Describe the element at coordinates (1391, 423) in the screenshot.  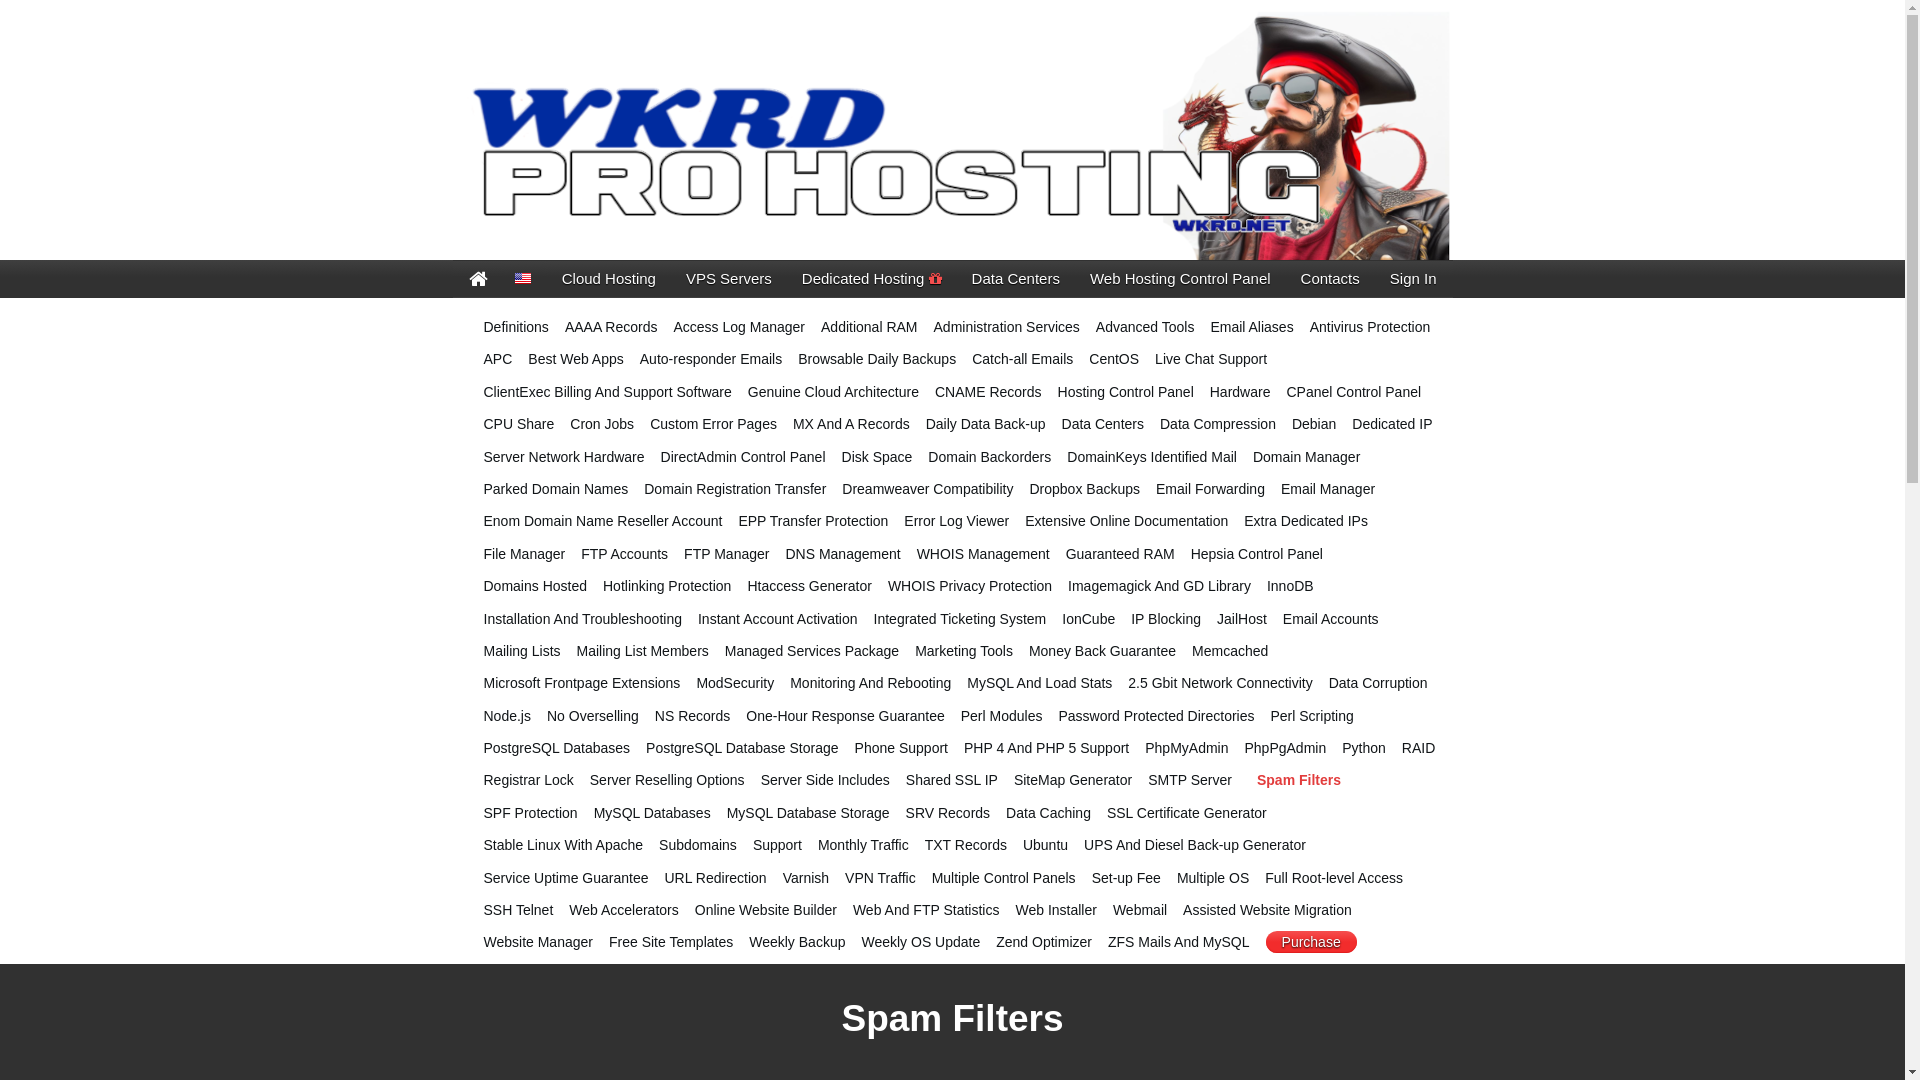
I see `'Dedicated IP'` at that location.